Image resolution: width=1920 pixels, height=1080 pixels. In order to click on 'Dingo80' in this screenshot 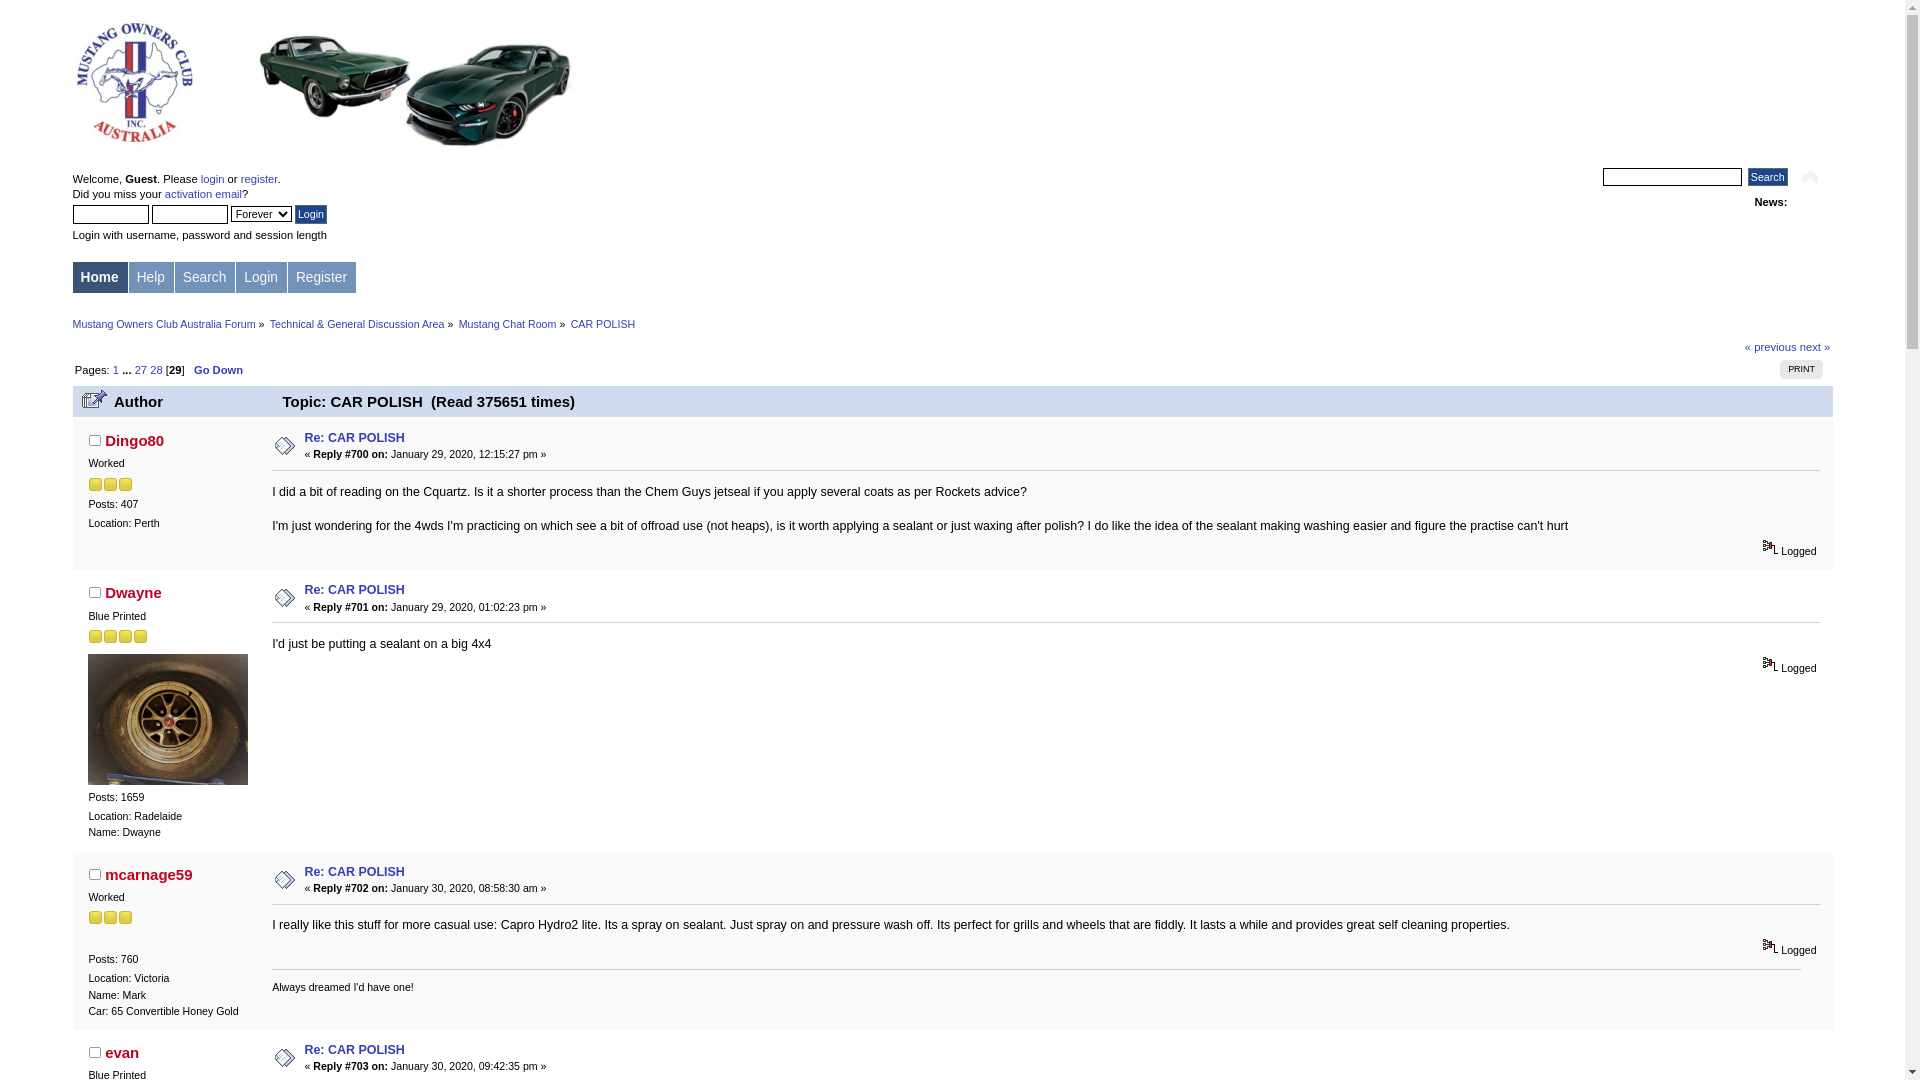, I will do `click(133, 439)`.